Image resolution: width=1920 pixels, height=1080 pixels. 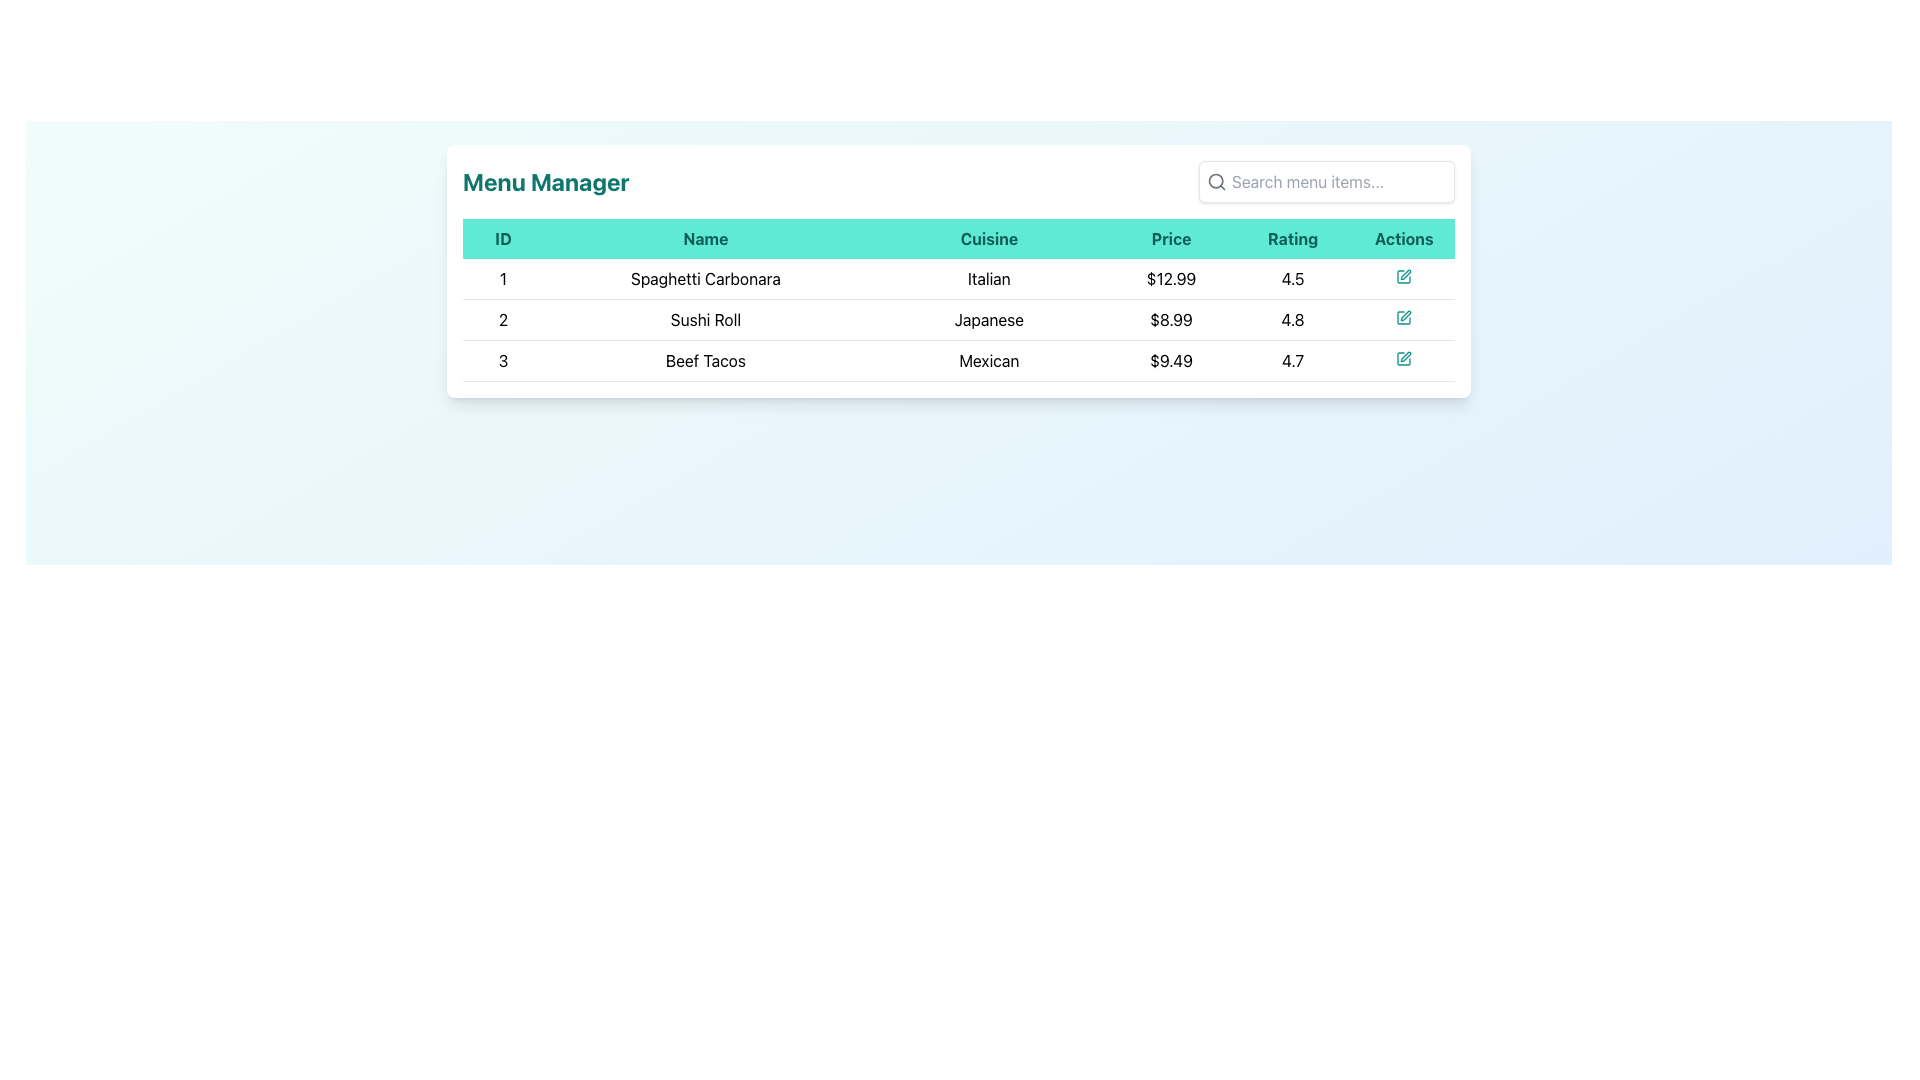 I want to click on to reposition the cursor within the search input field located, so click(x=1326, y=181).